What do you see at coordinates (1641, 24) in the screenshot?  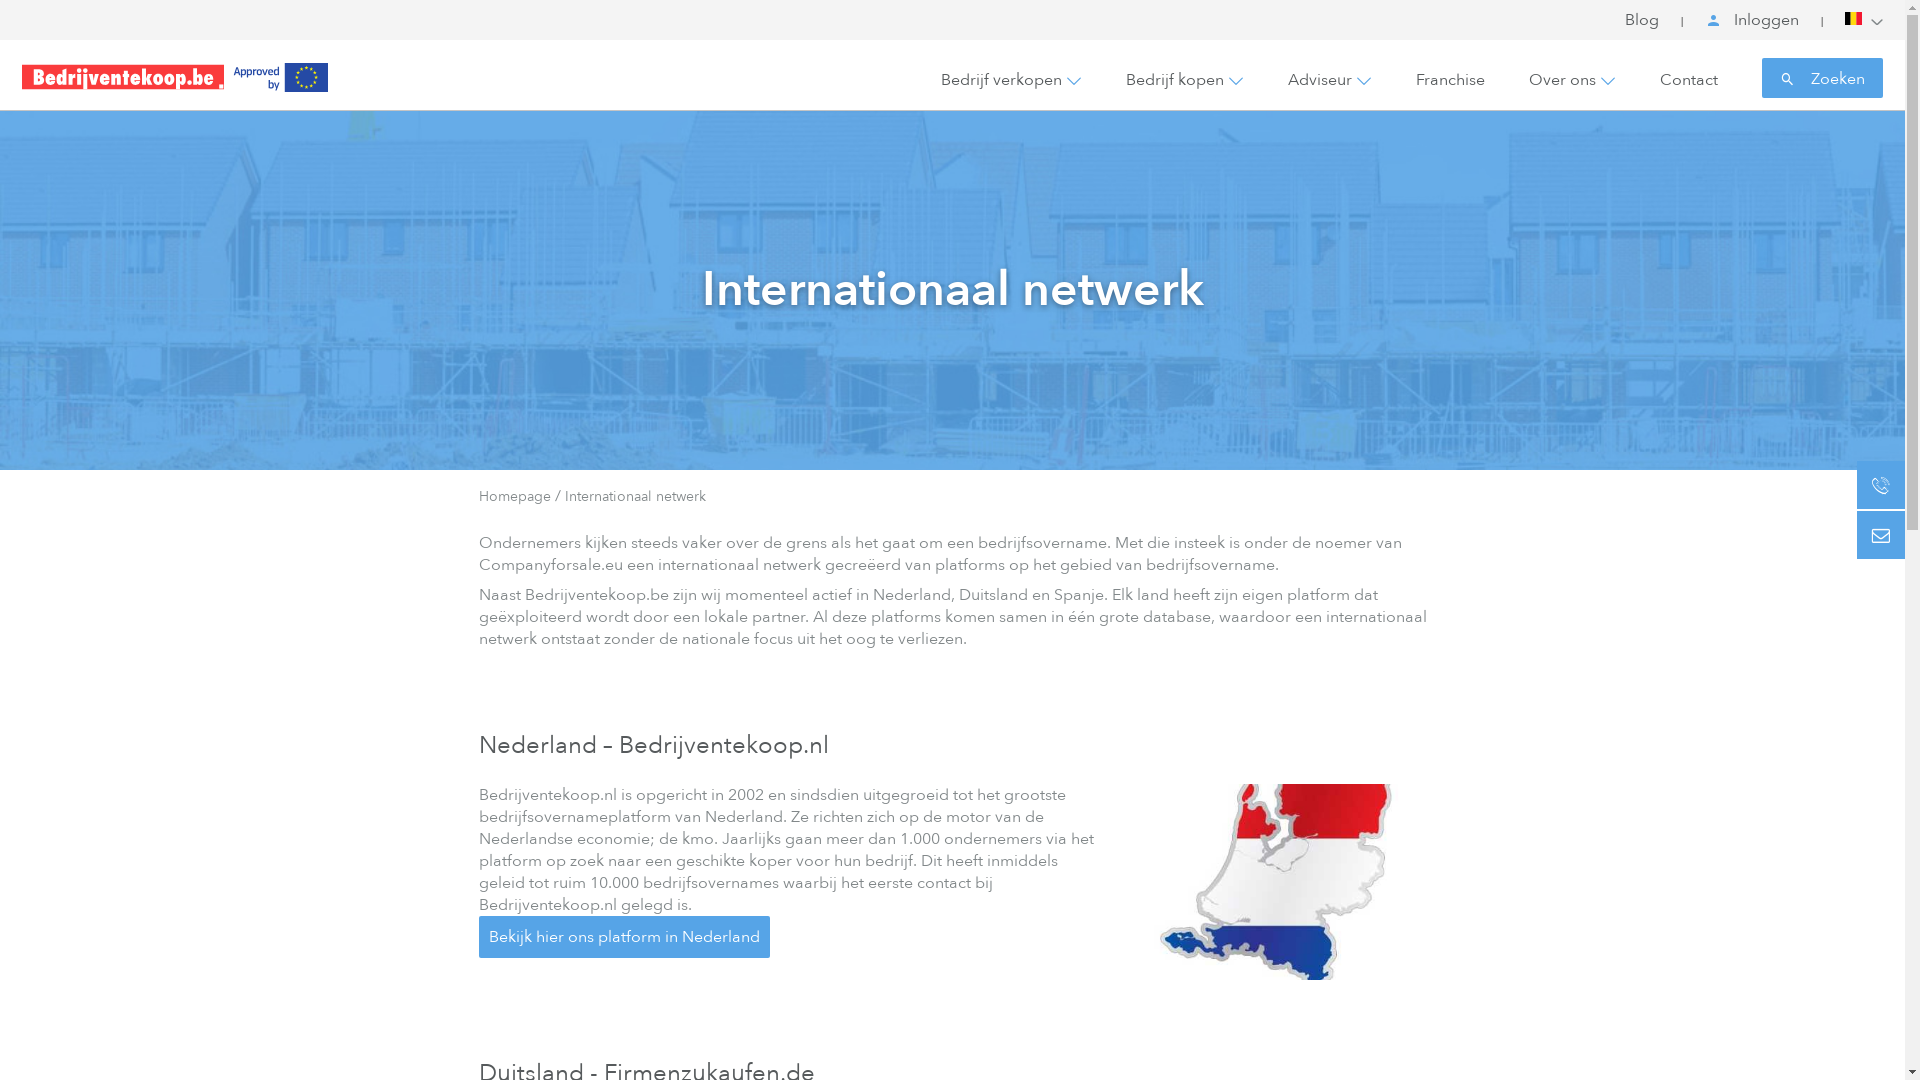 I see `'Blog'` at bounding box center [1641, 24].